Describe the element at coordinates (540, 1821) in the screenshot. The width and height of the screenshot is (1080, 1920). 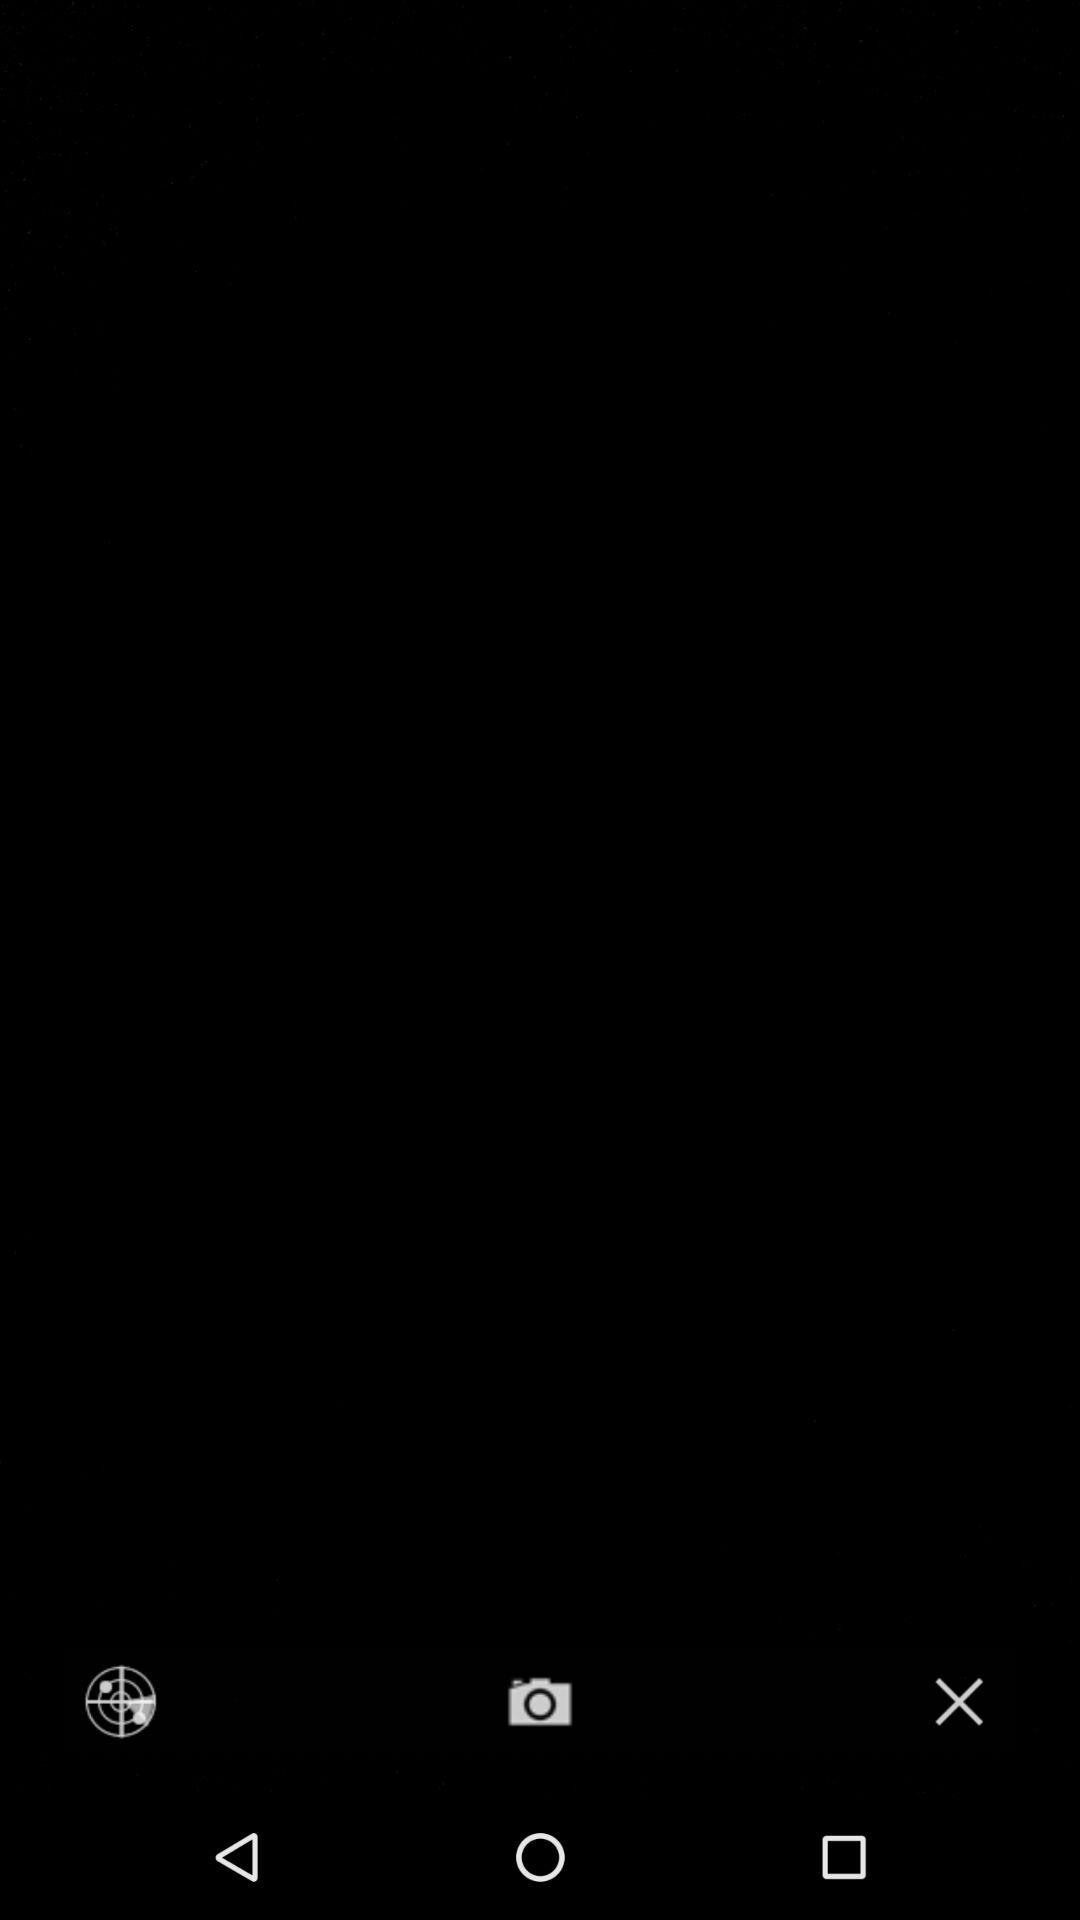
I see `the photo icon` at that location.